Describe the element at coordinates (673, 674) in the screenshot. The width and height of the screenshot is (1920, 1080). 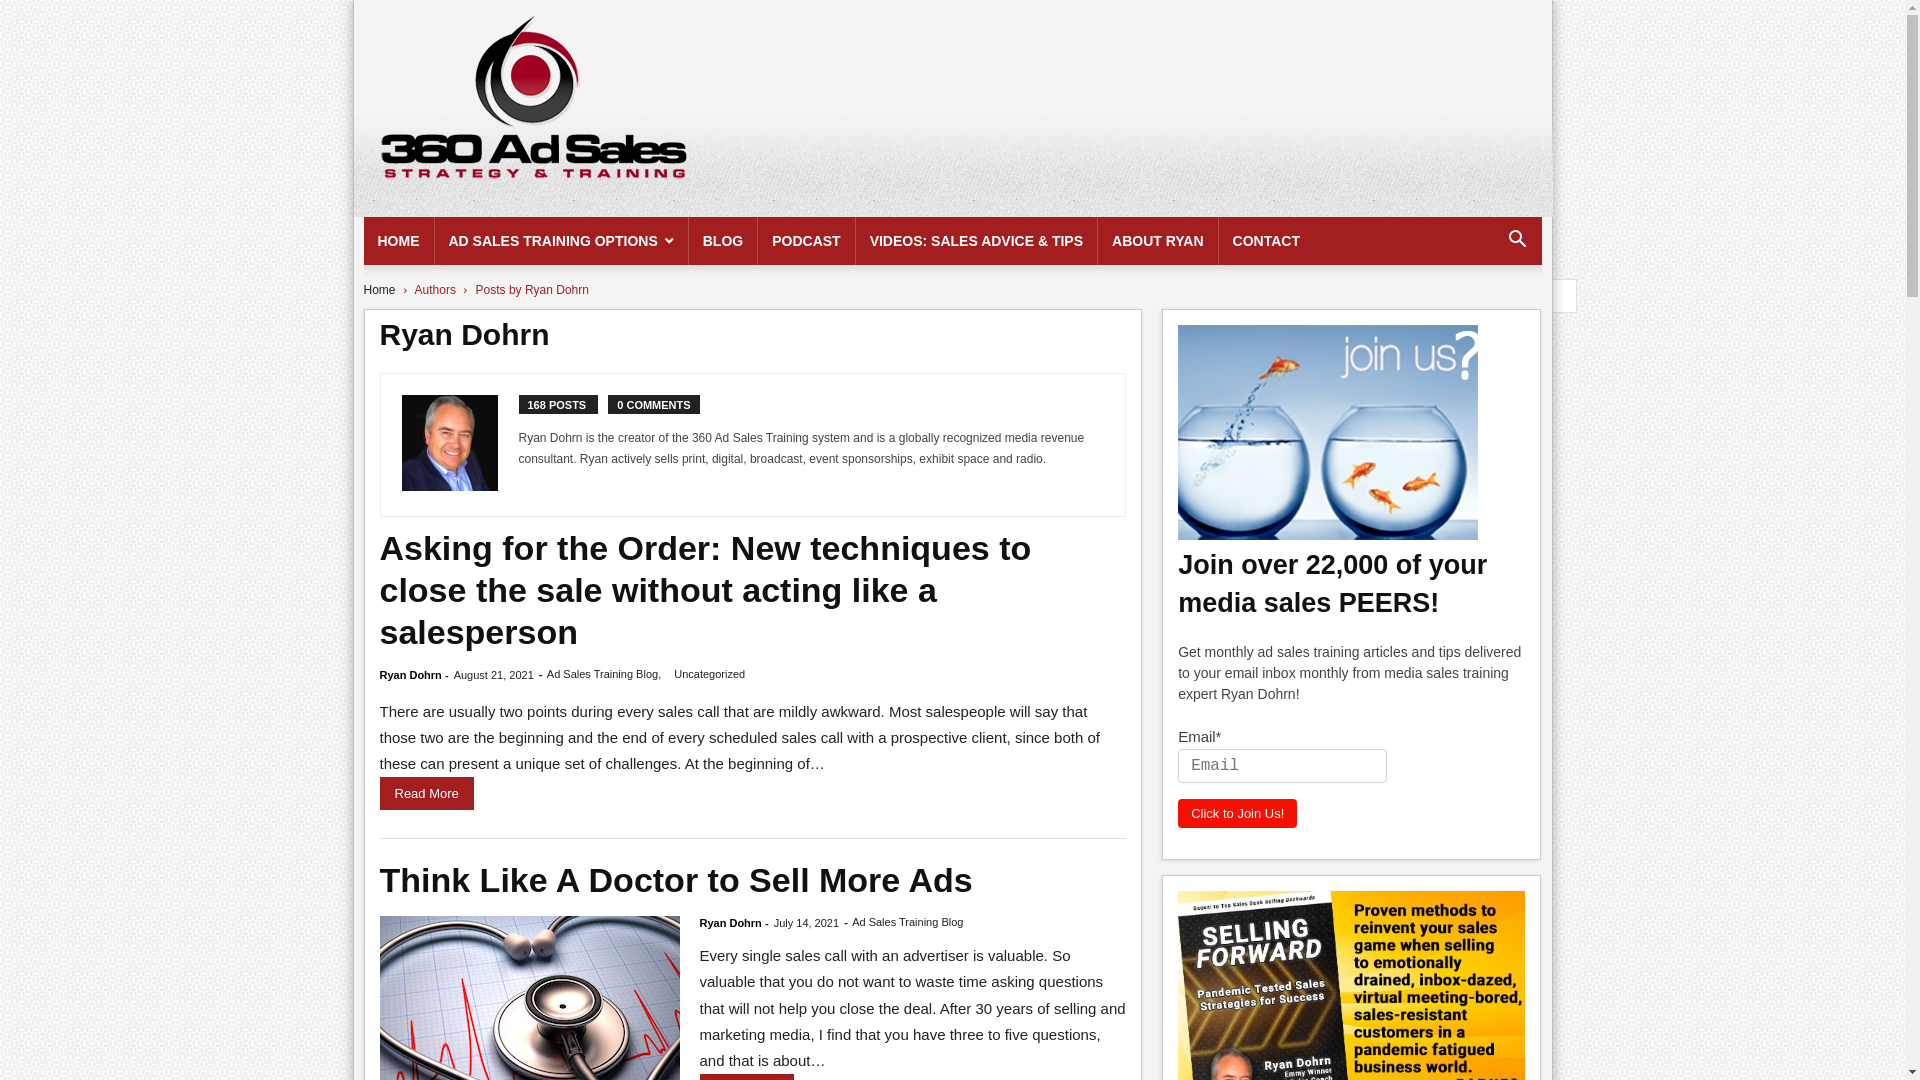
I see `'Uncategorized'` at that location.